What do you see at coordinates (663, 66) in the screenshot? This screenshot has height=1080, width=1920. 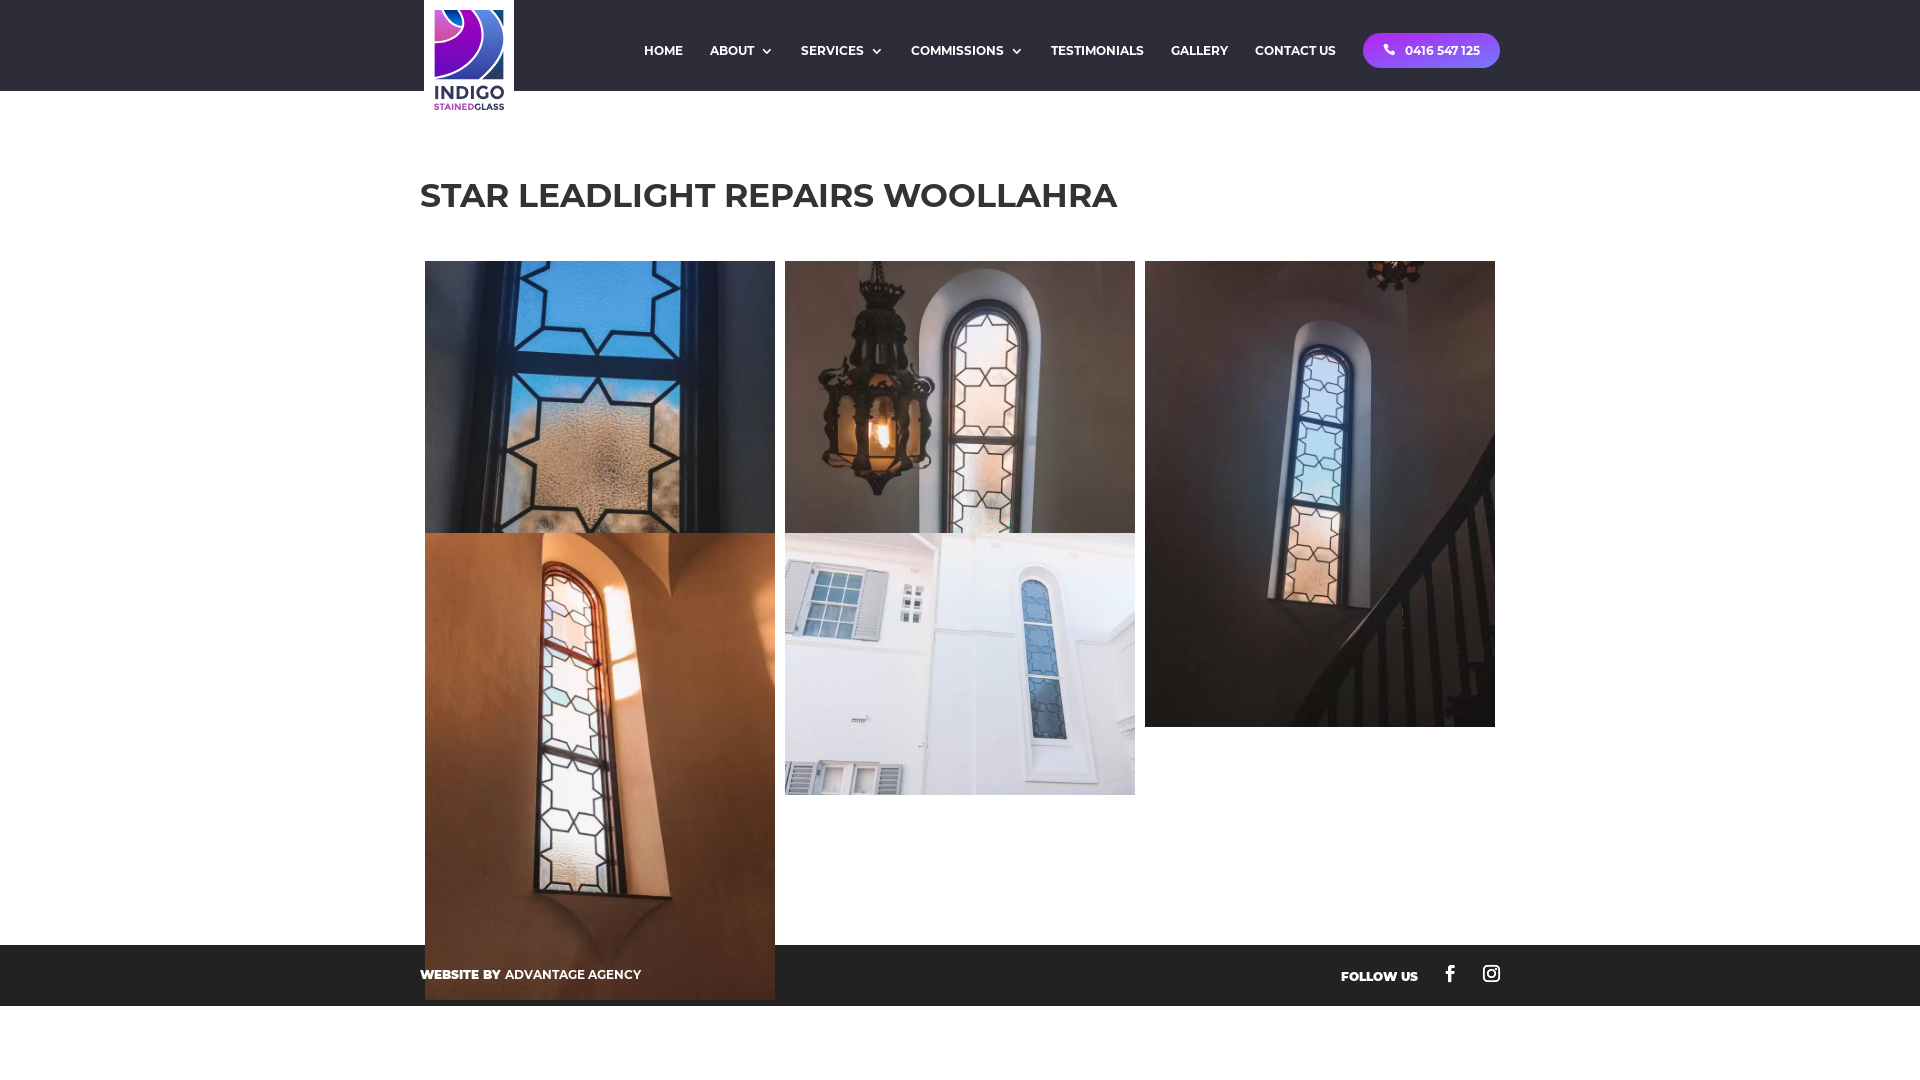 I see `'HOME'` at bounding box center [663, 66].